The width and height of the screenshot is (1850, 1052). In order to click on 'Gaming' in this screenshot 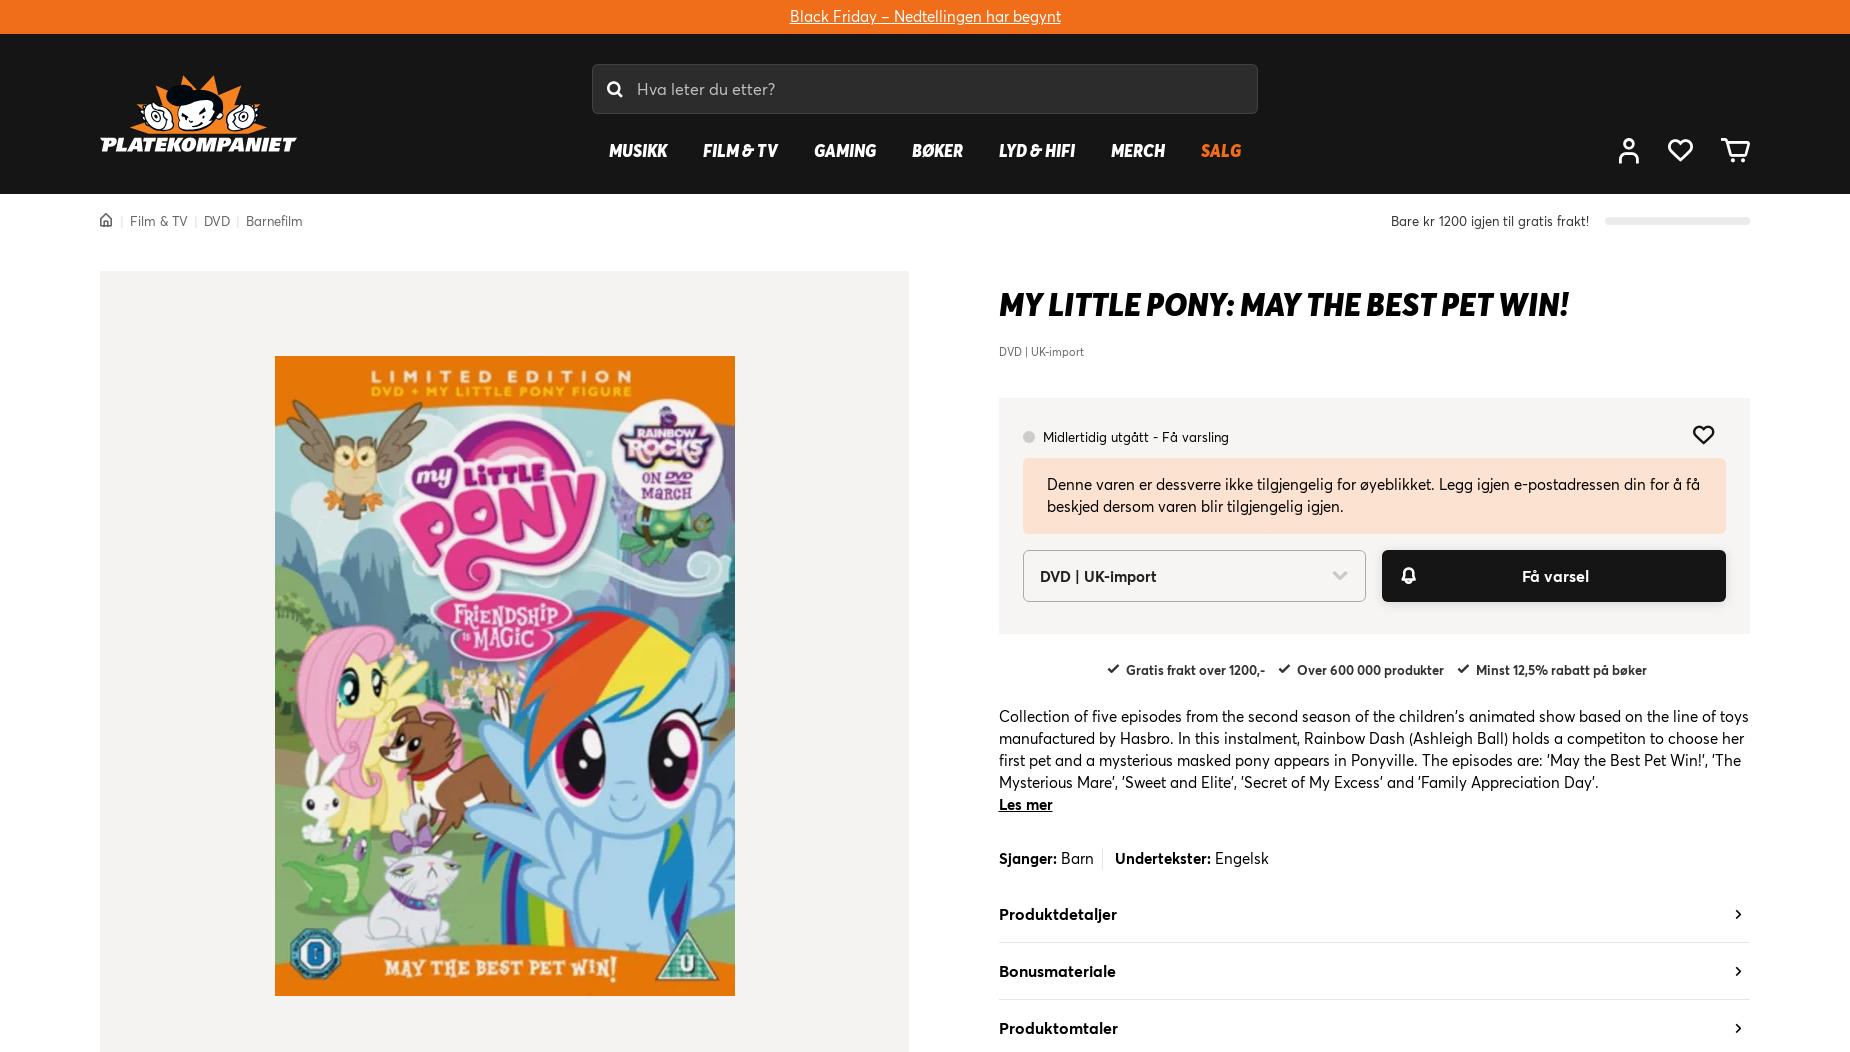, I will do `click(845, 149)`.